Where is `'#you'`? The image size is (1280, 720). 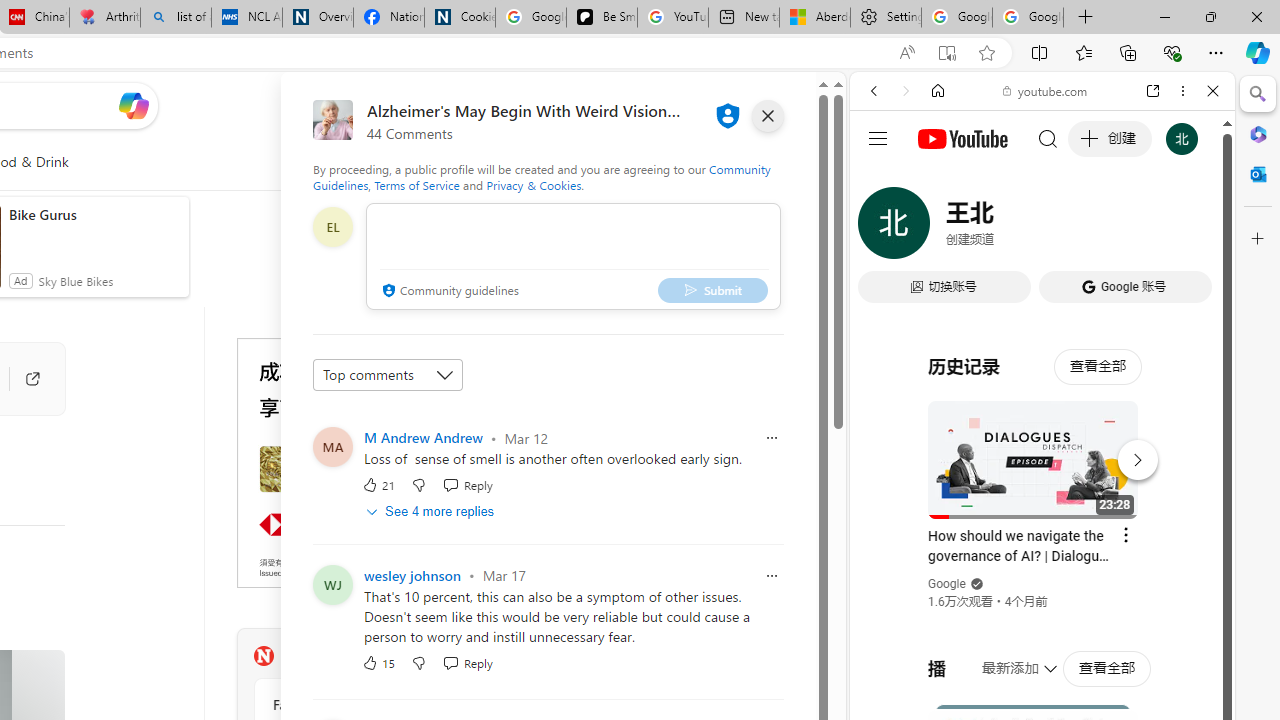 '#you' is located at coordinates (1041, 445).